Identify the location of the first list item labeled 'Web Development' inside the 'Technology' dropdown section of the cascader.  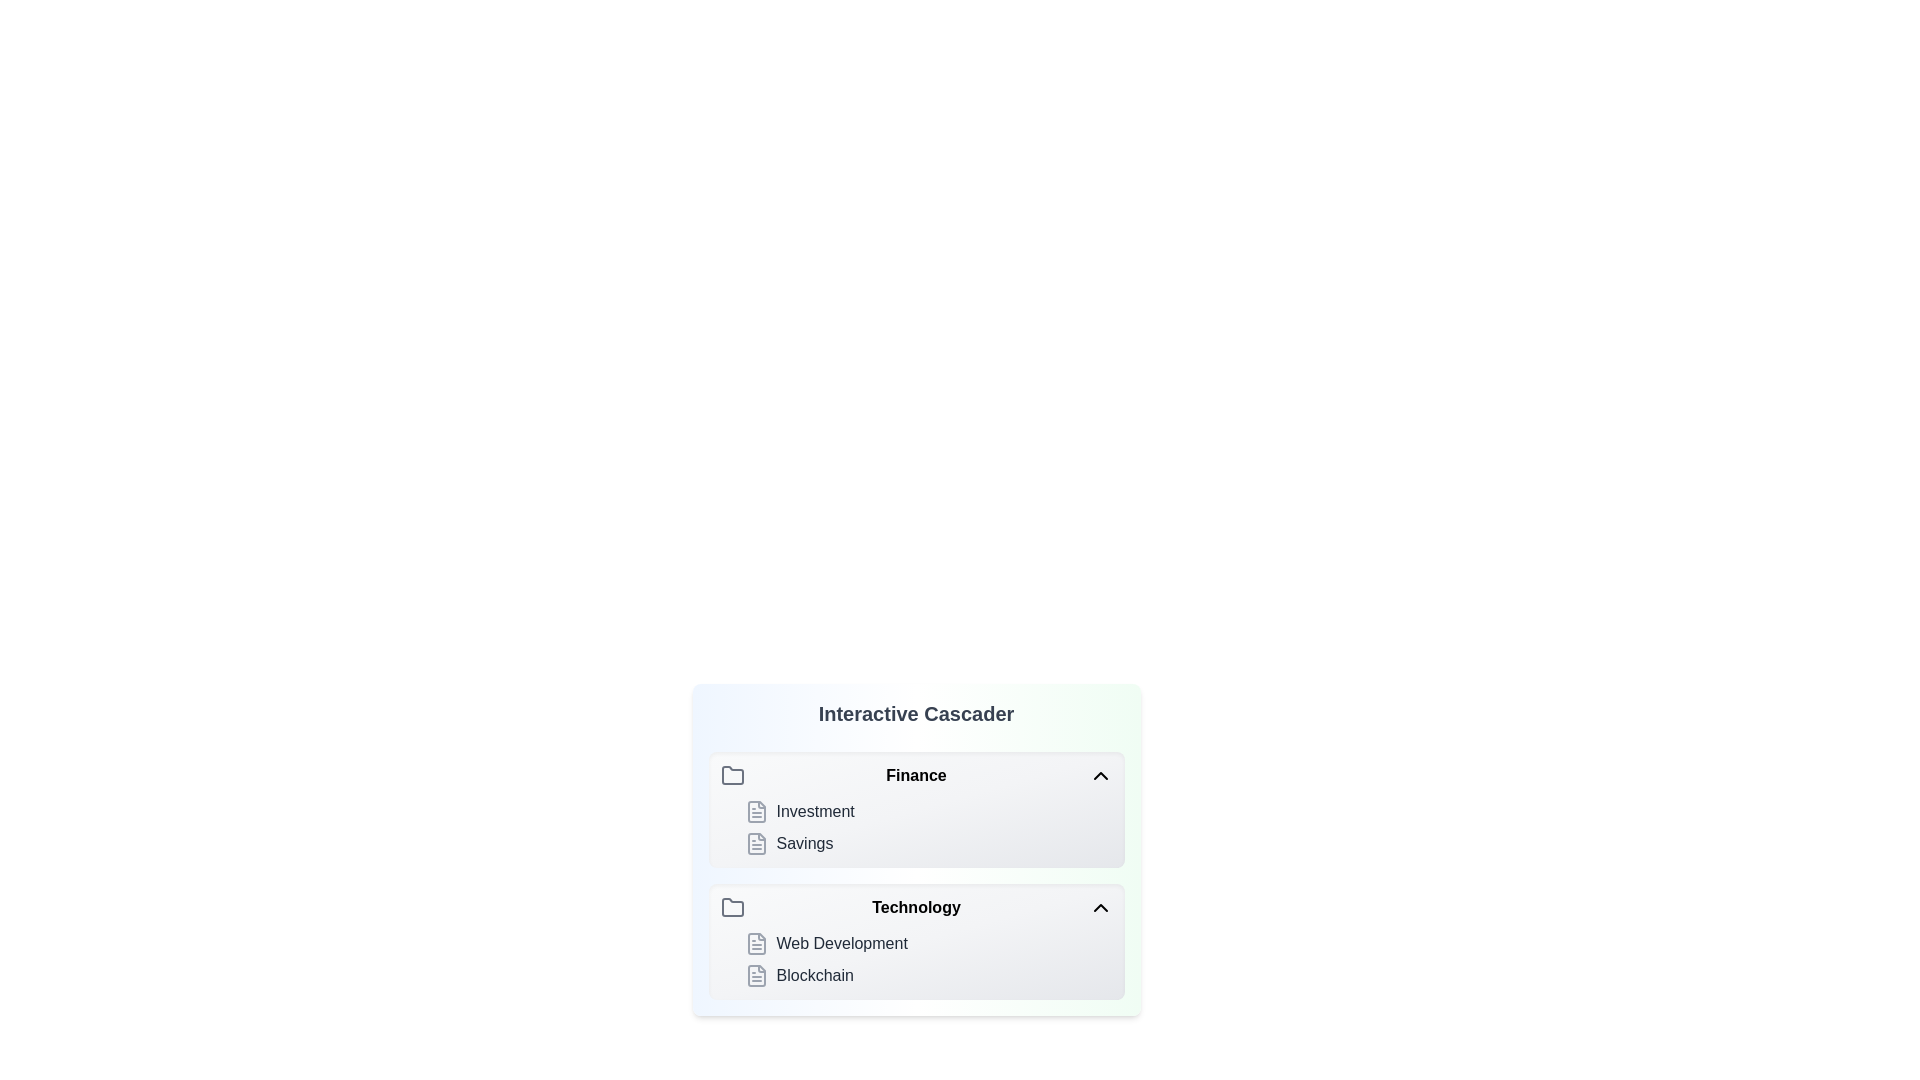
(927, 944).